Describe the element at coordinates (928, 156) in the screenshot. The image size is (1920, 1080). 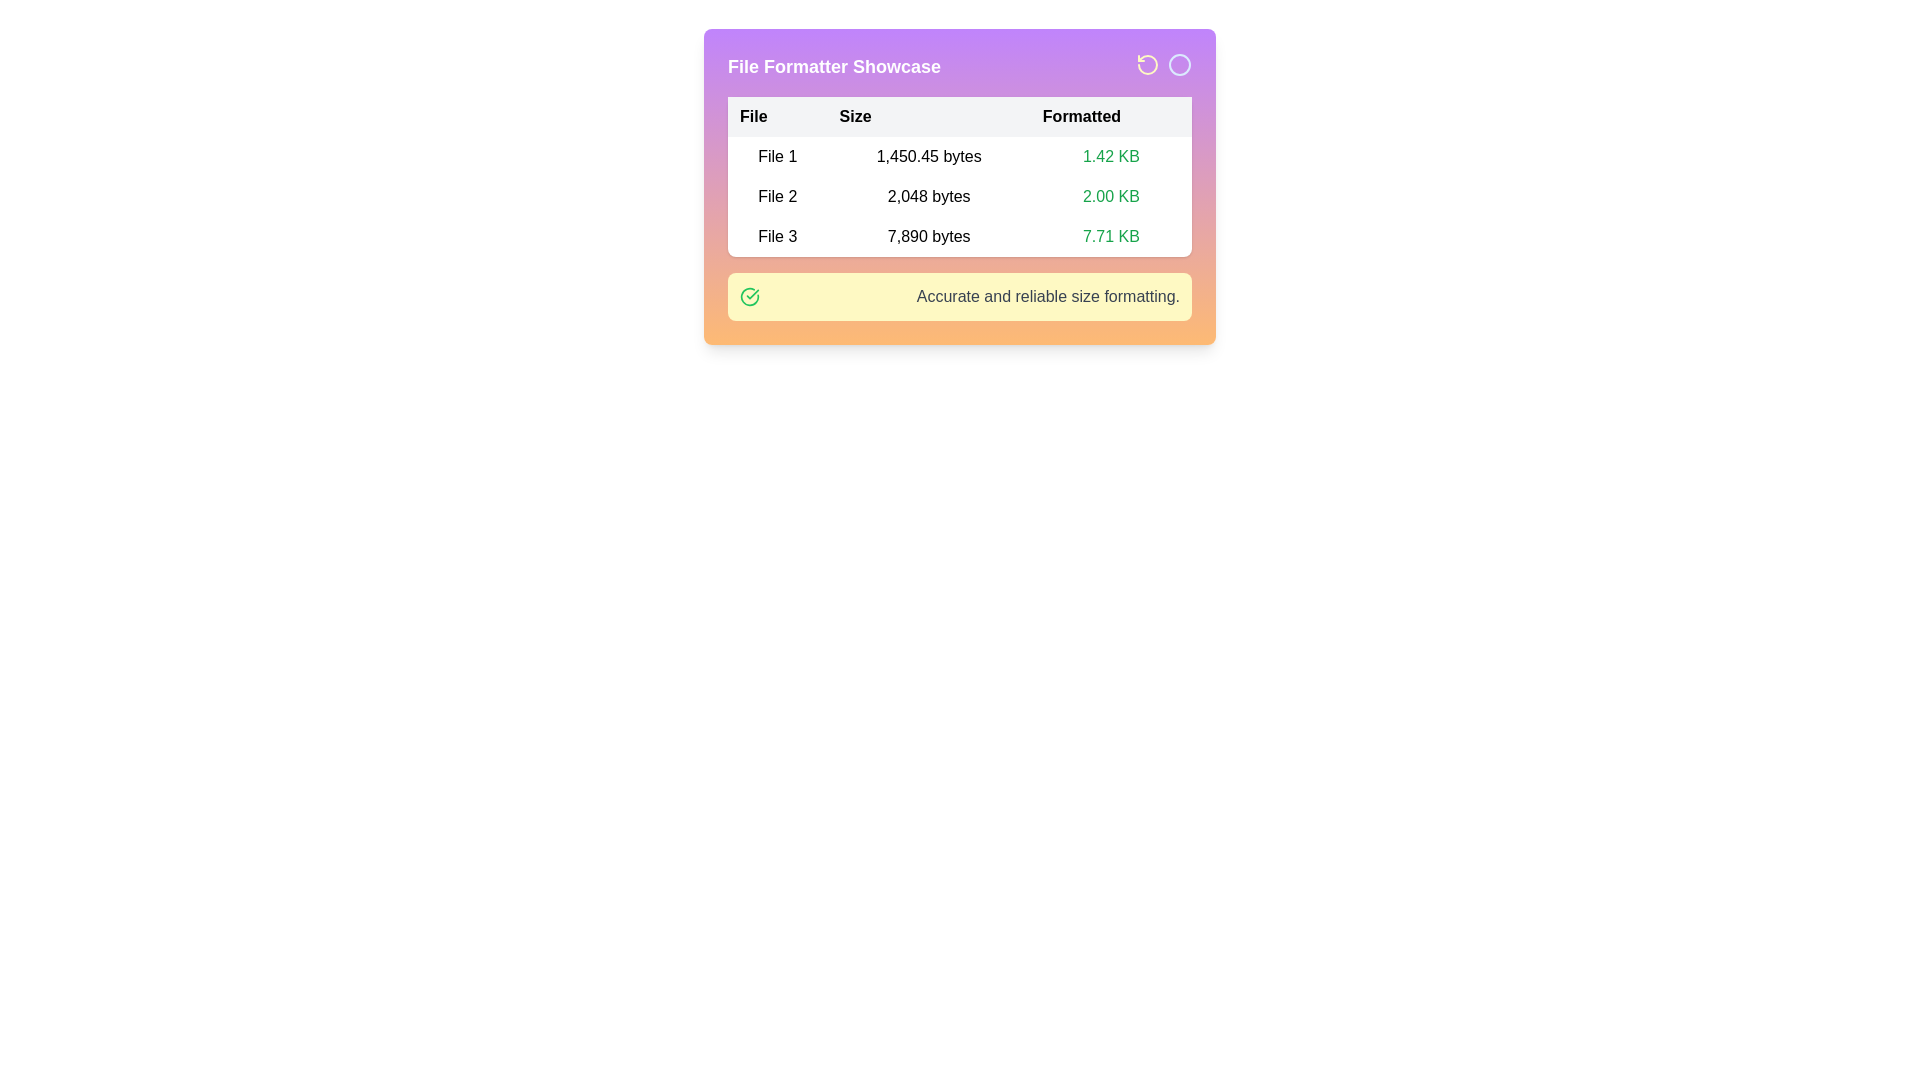
I see `the Text Label displaying the file size '1,450.45 bytes' in the second column of the first row of the table` at that location.